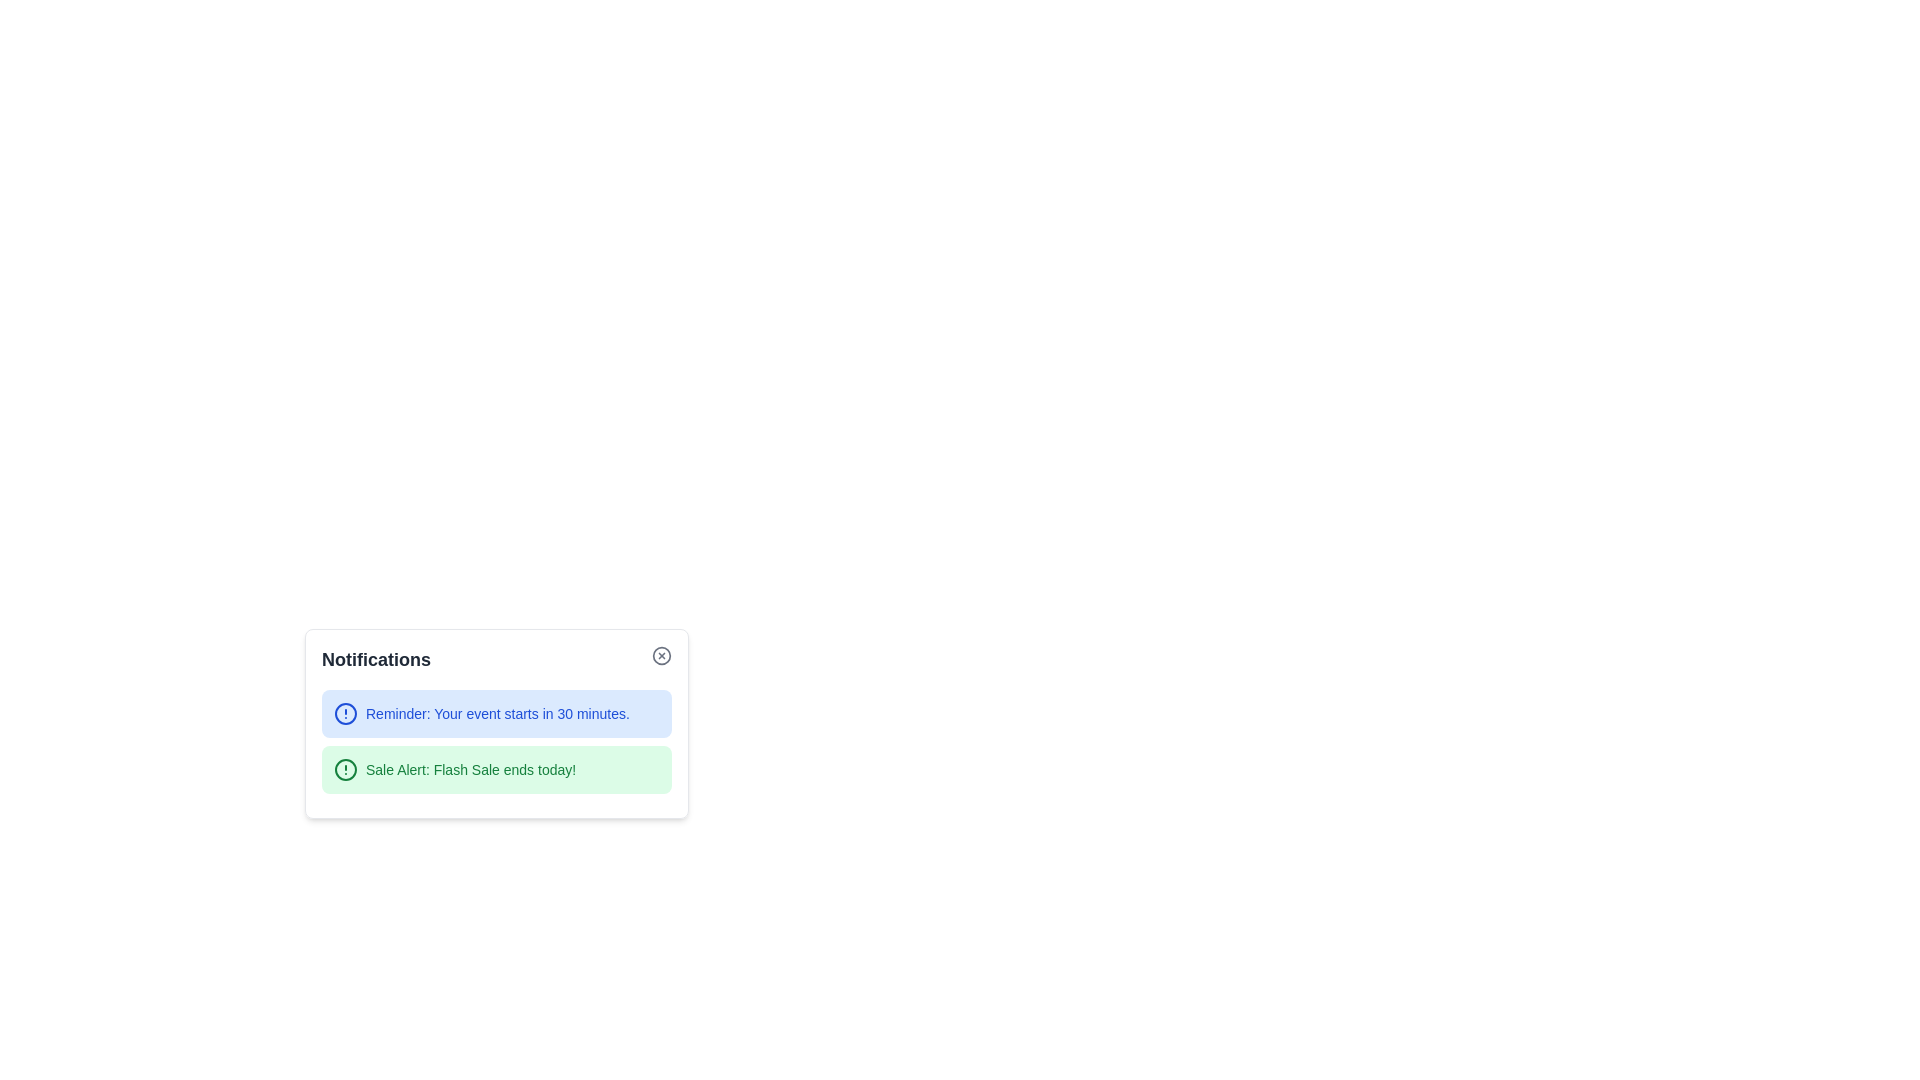 This screenshot has width=1920, height=1080. What do you see at coordinates (662, 655) in the screenshot?
I see `the circular button with a cross icon adjacent to the 'Notifications' header` at bounding box center [662, 655].